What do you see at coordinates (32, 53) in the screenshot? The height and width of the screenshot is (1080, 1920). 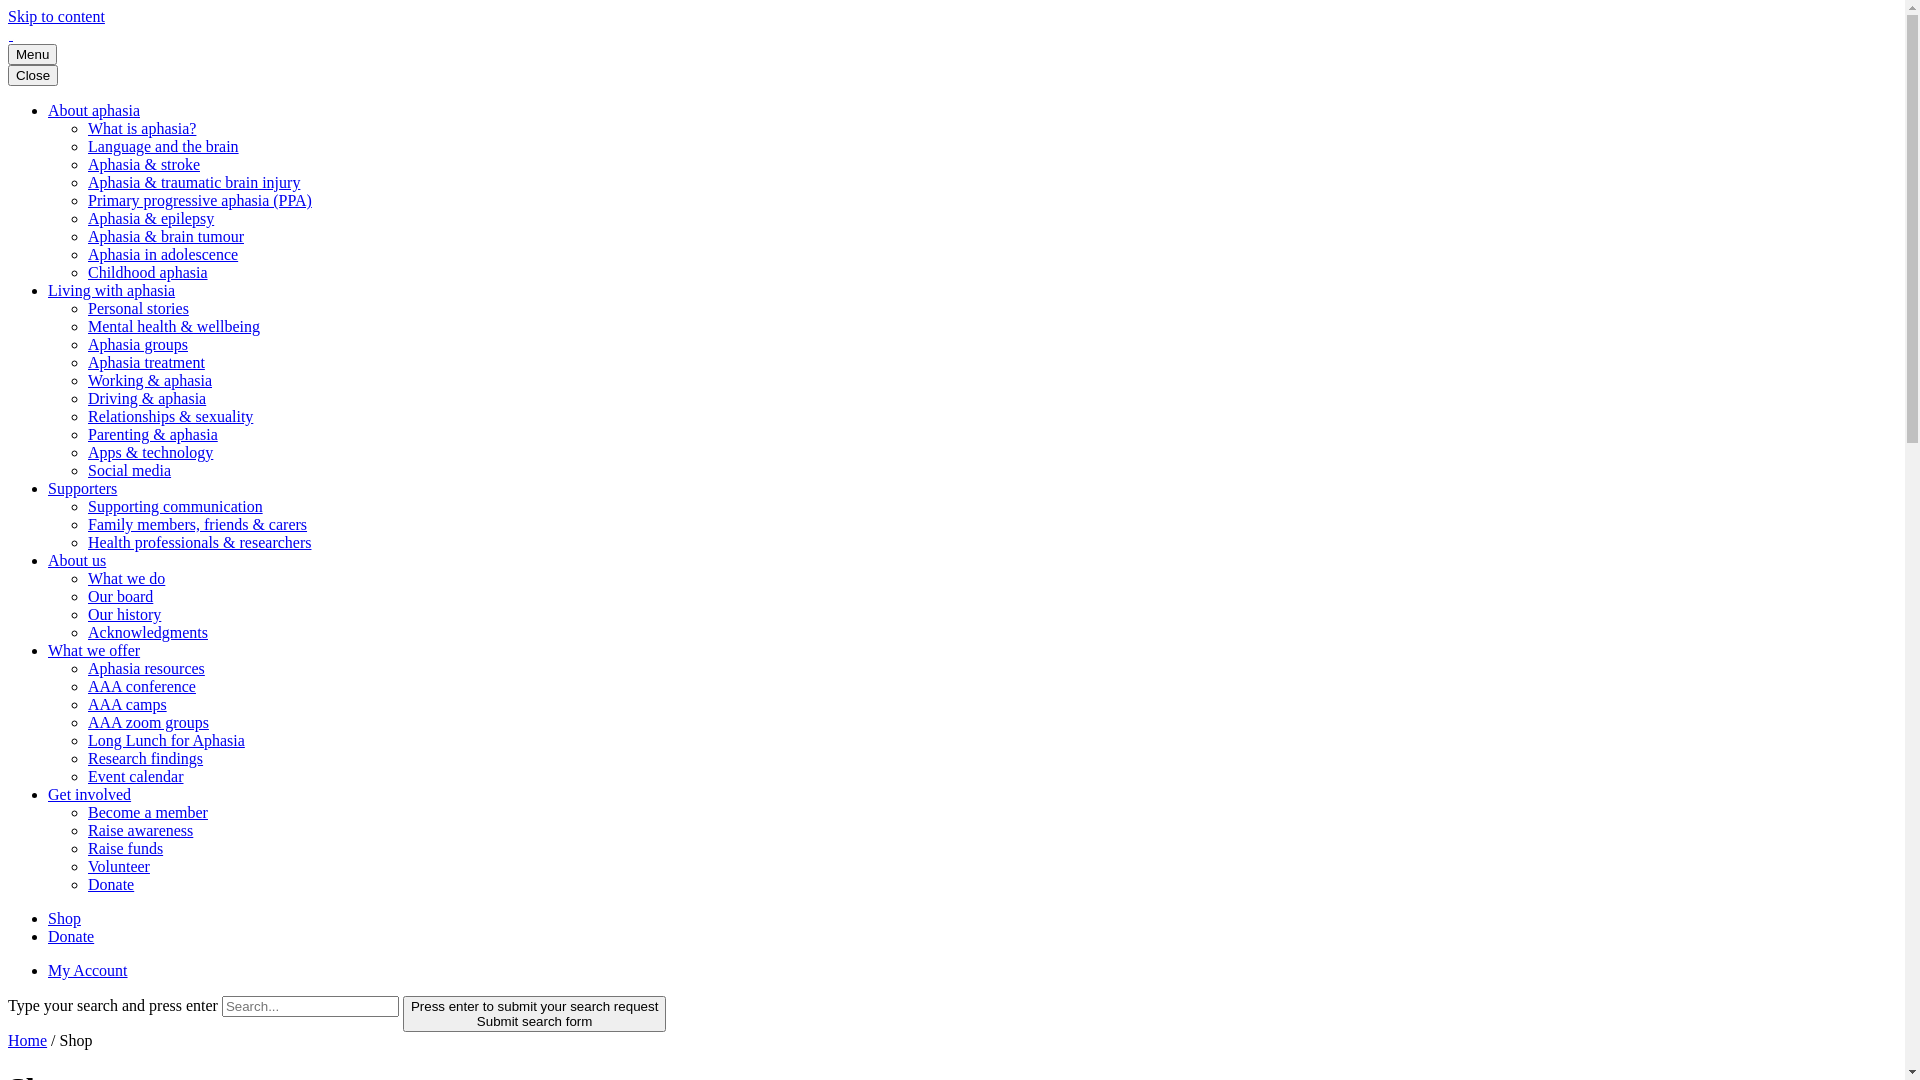 I see `'Menu'` at bounding box center [32, 53].